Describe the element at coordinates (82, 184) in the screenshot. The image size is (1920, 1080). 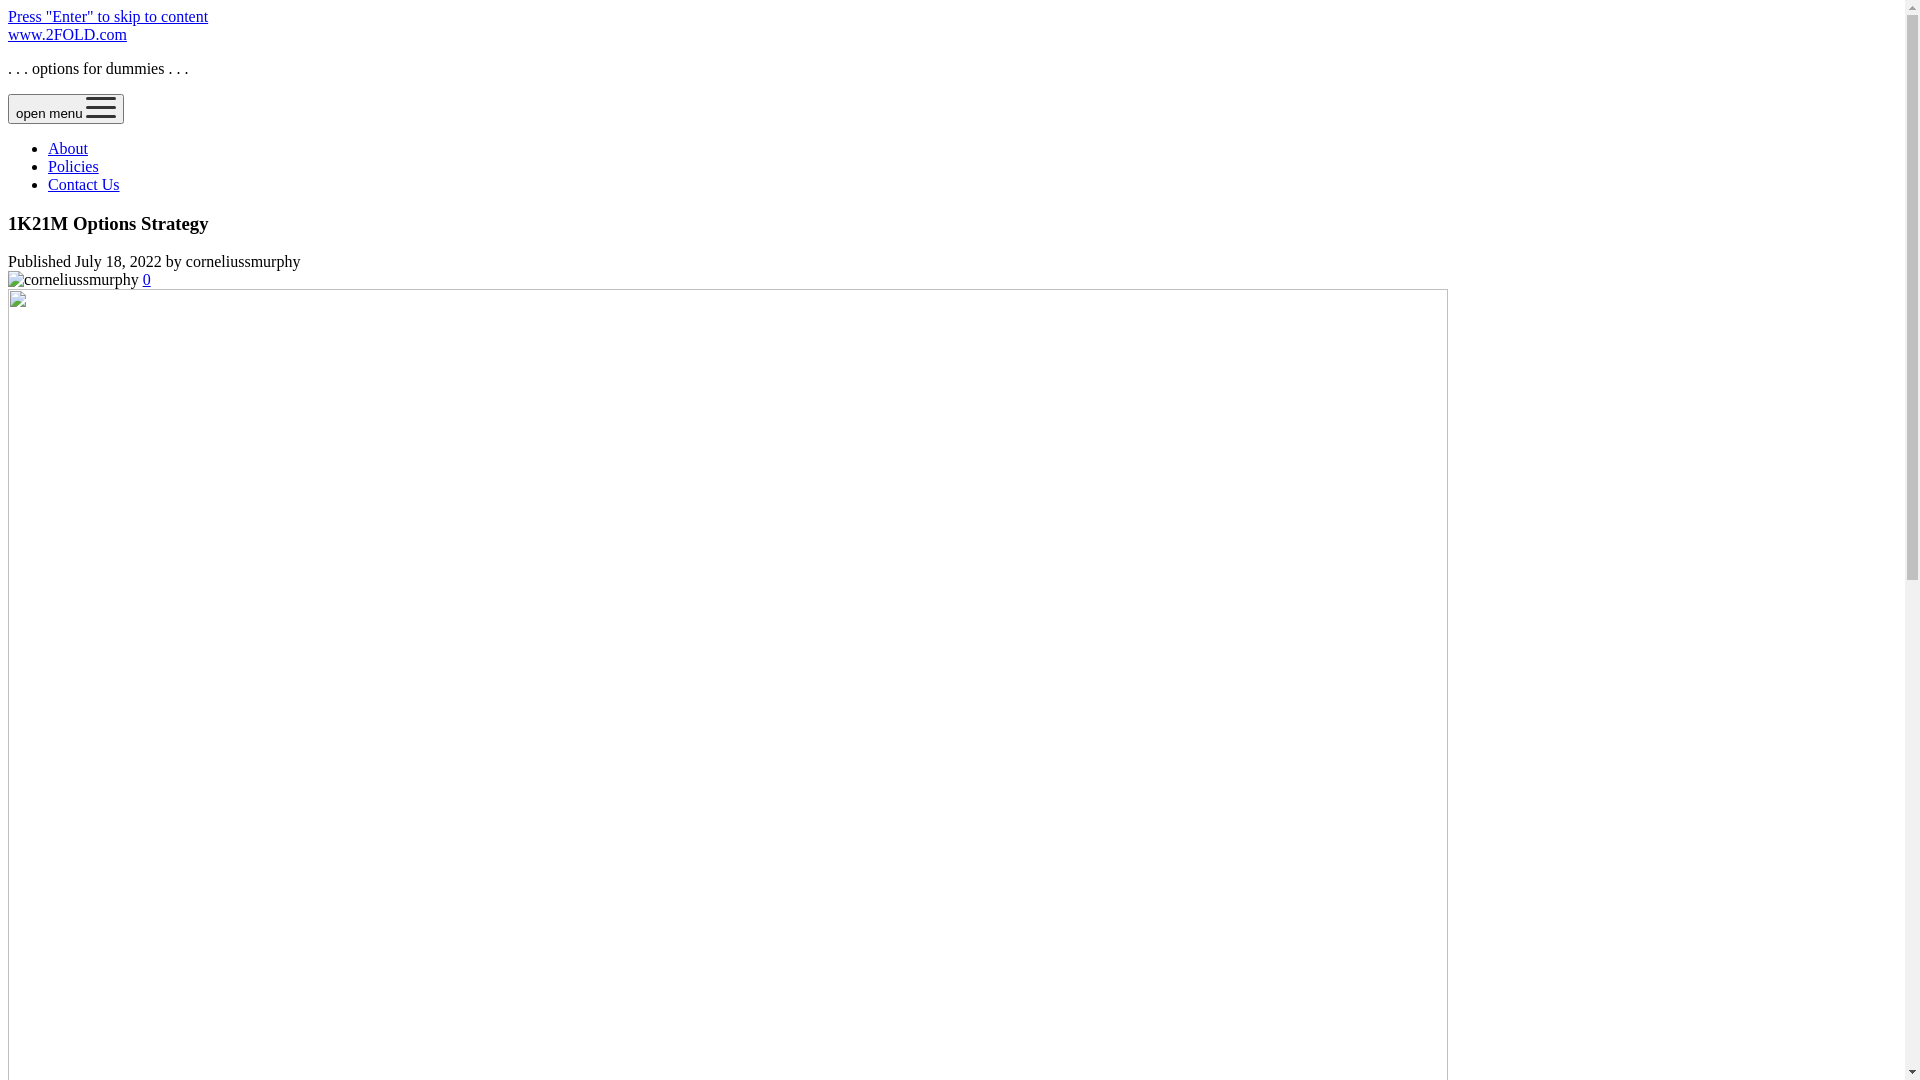
I see `'Contact Us'` at that location.